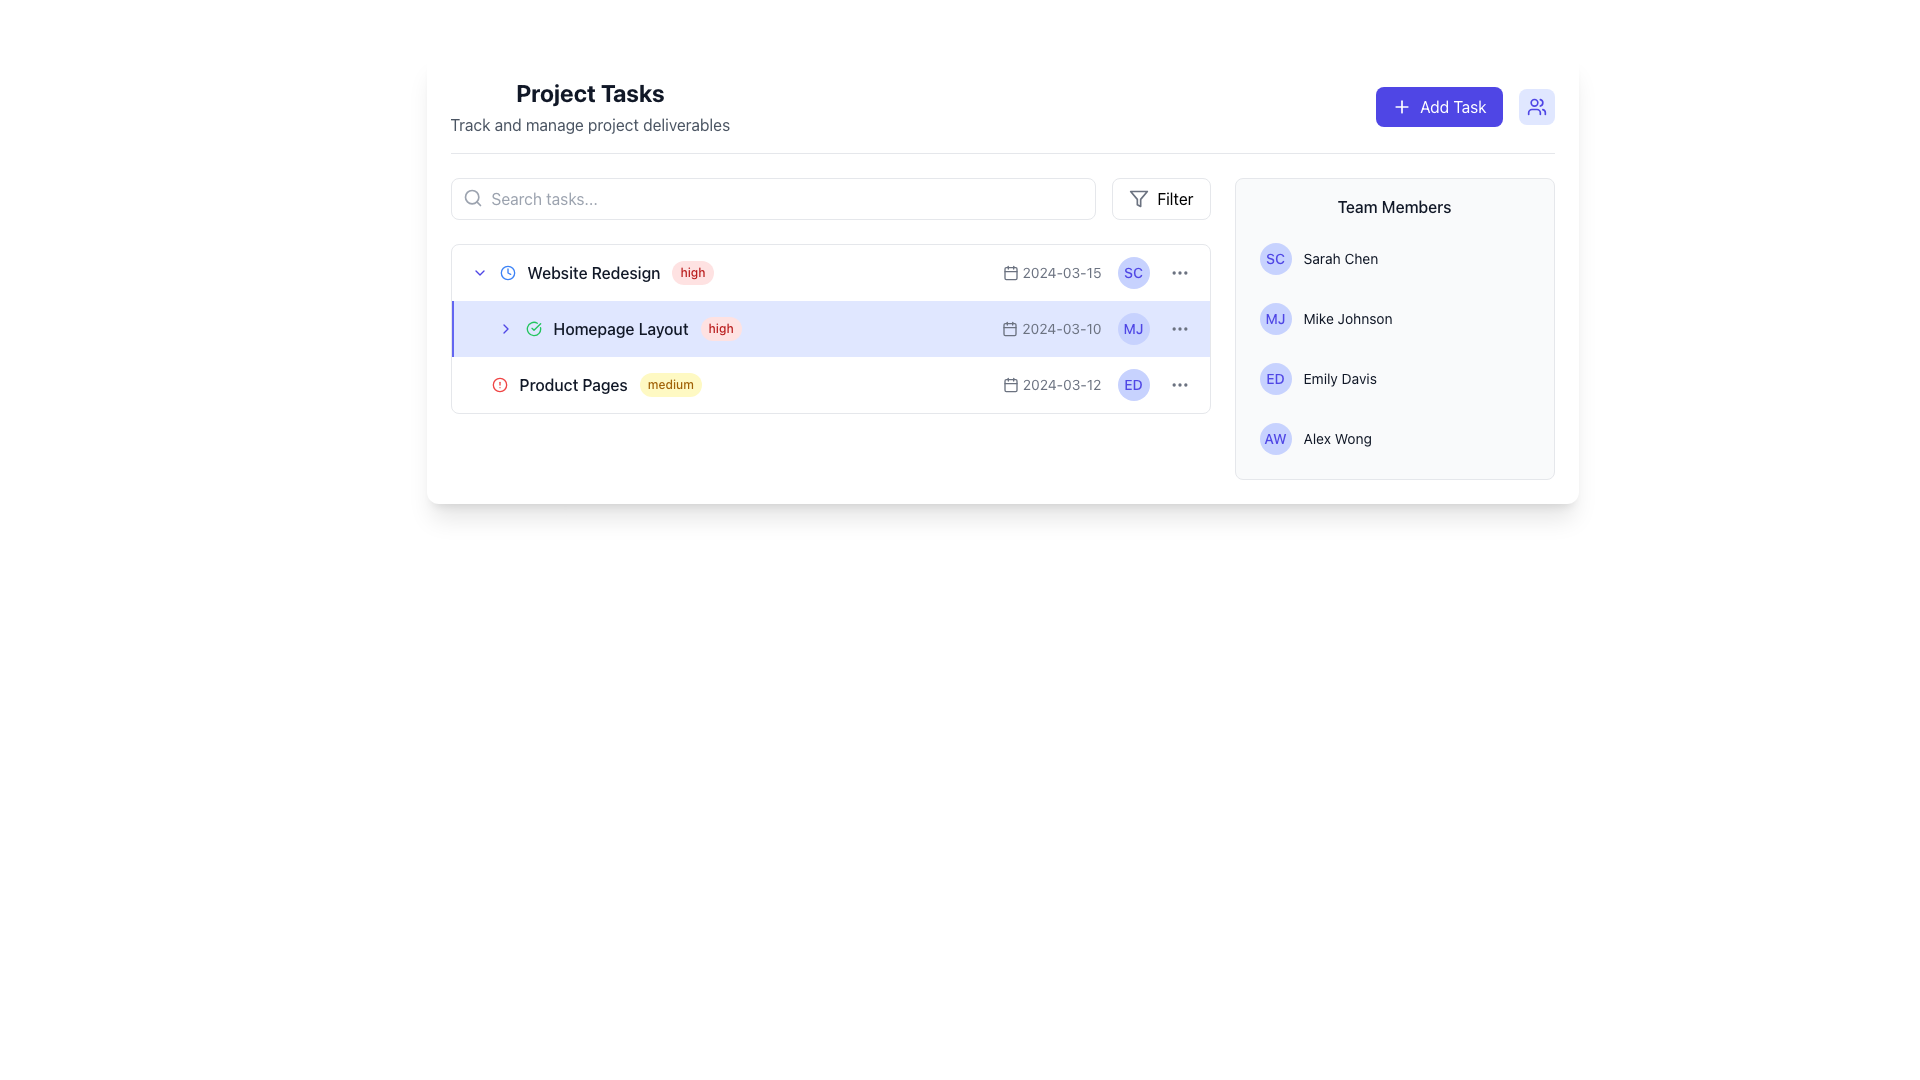 The height and width of the screenshot is (1080, 1920). What do you see at coordinates (1179, 385) in the screenshot?
I see `the icon button resembling three vertically aligned dots, located to the right of the 'Homepage Layout' task under the 'Project Tasks' list` at bounding box center [1179, 385].